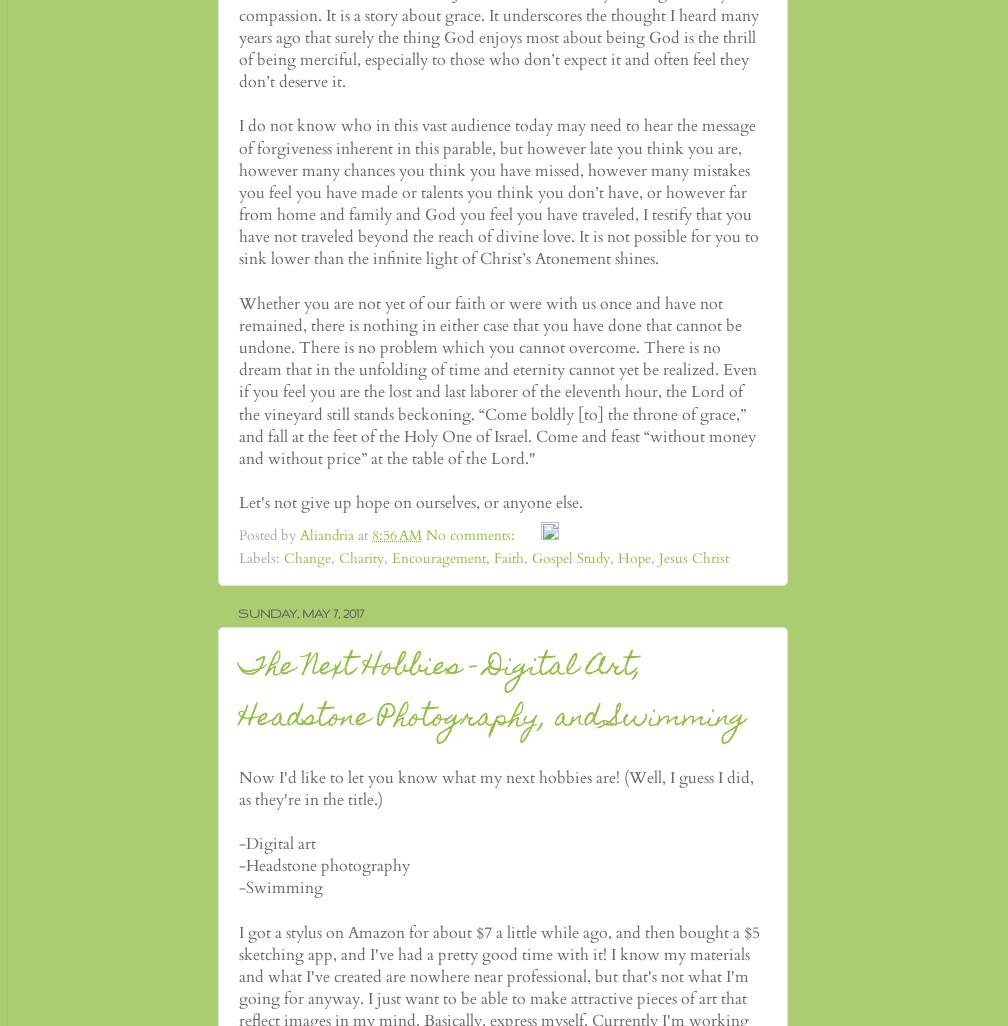 The width and height of the screenshot is (1008, 1026). What do you see at coordinates (277, 843) in the screenshot?
I see `'-Digital art'` at bounding box center [277, 843].